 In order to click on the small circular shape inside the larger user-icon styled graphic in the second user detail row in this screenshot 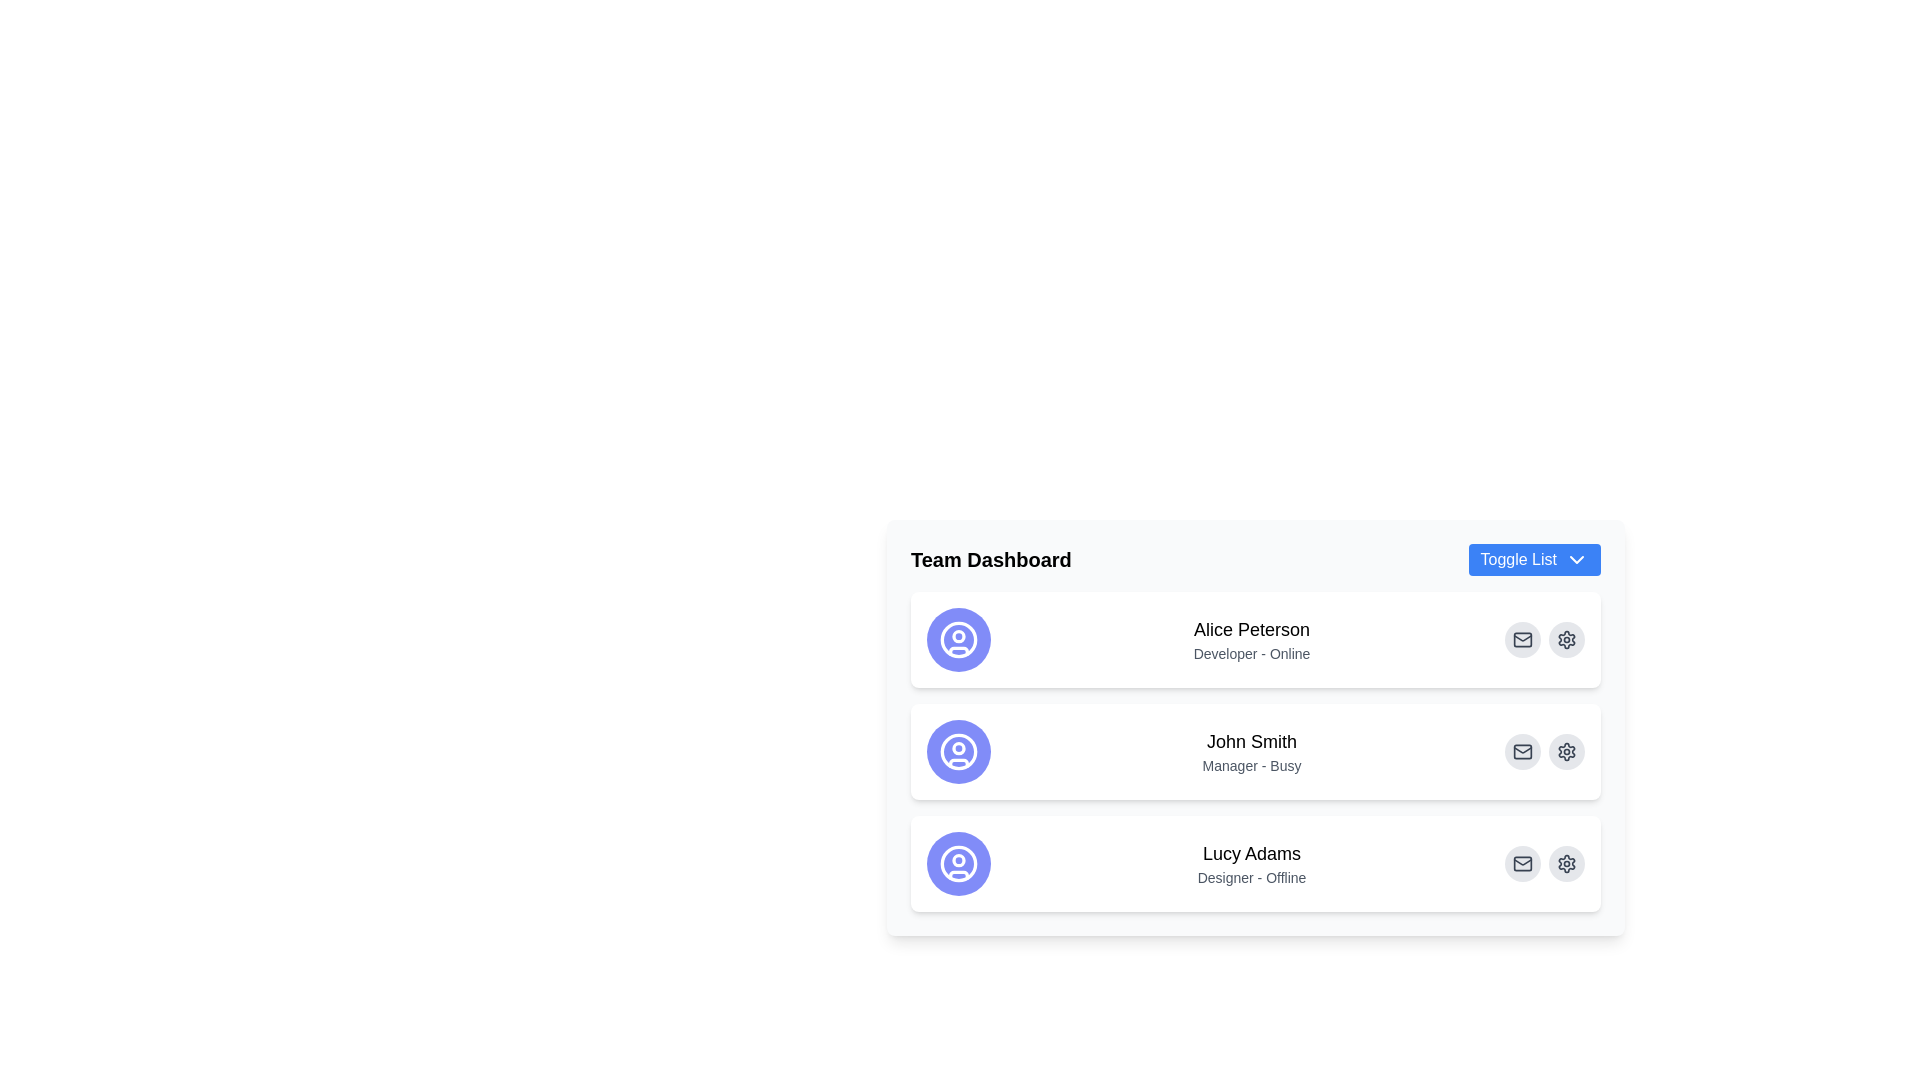, I will do `click(958, 748)`.